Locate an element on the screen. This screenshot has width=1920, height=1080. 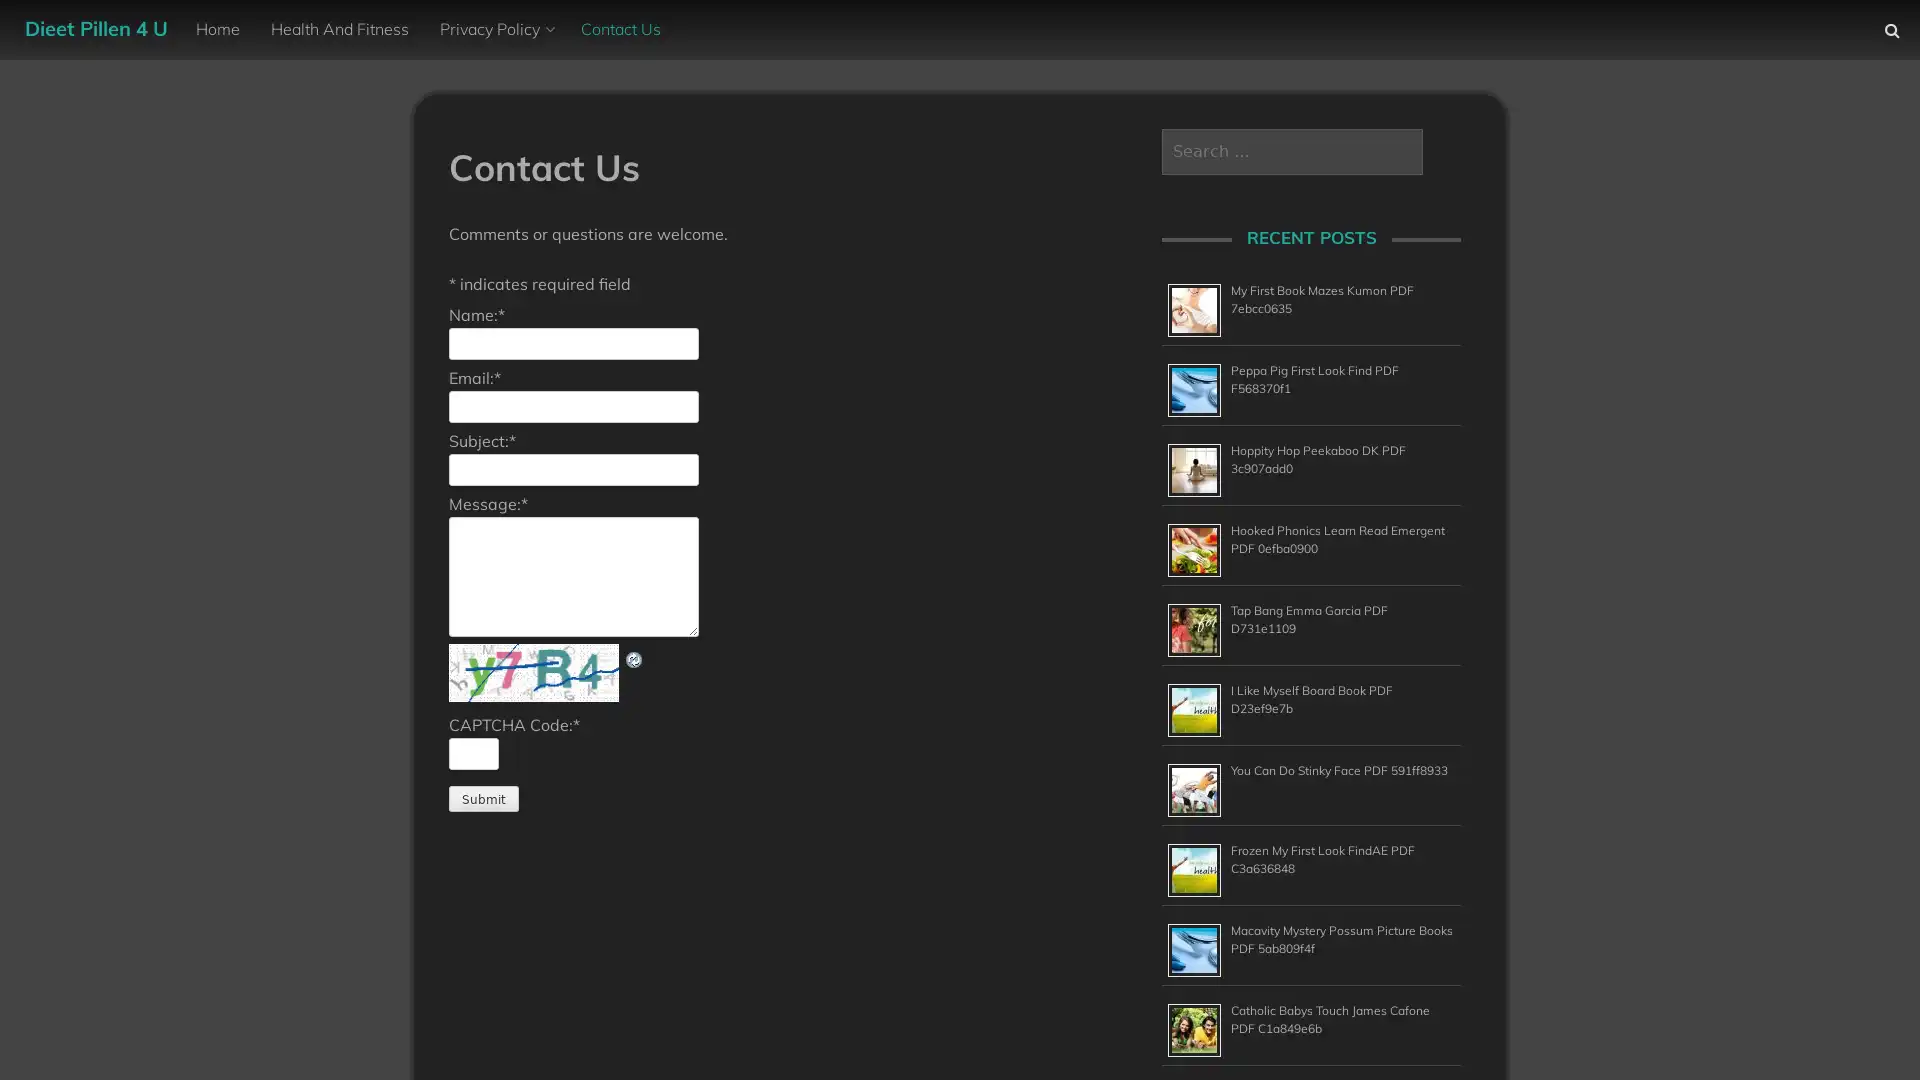
Submit is located at coordinates (484, 797).